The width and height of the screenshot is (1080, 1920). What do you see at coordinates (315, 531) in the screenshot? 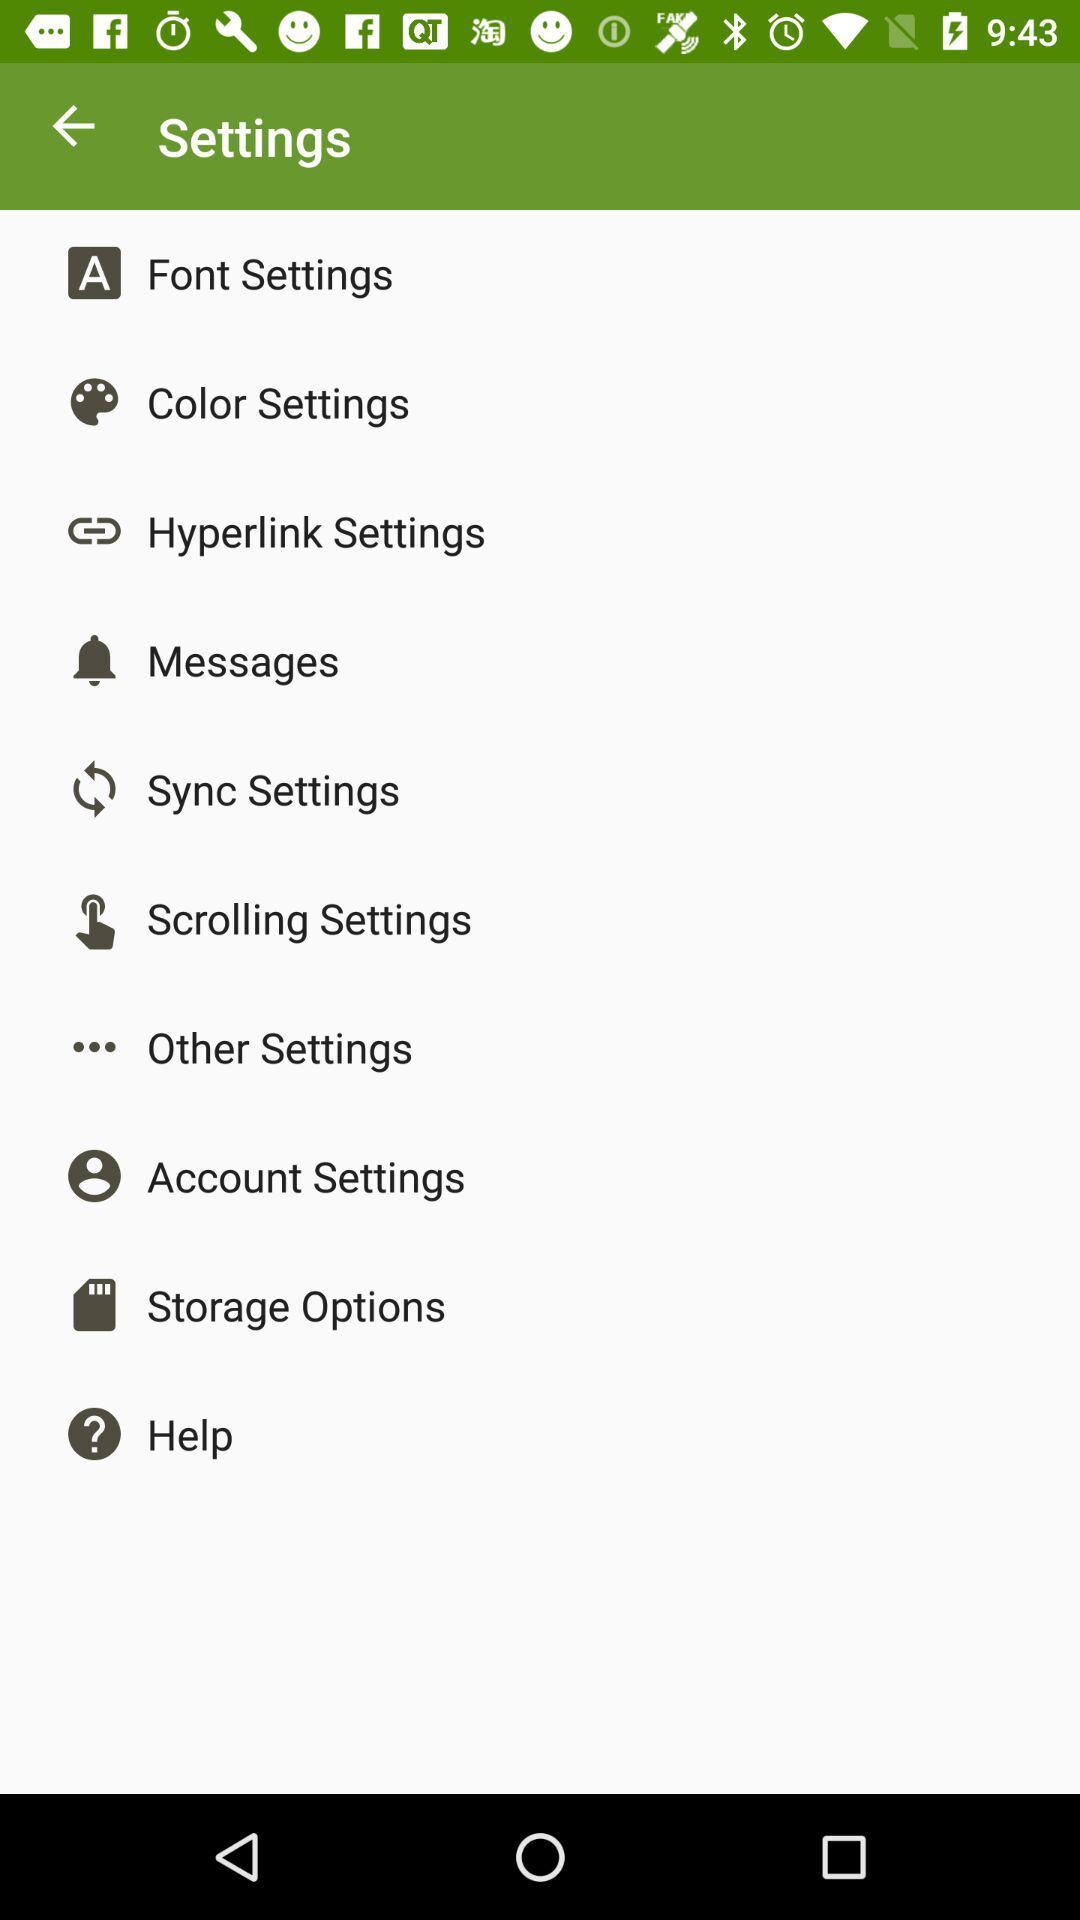
I see `the hyperlink settings item` at bounding box center [315, 531].